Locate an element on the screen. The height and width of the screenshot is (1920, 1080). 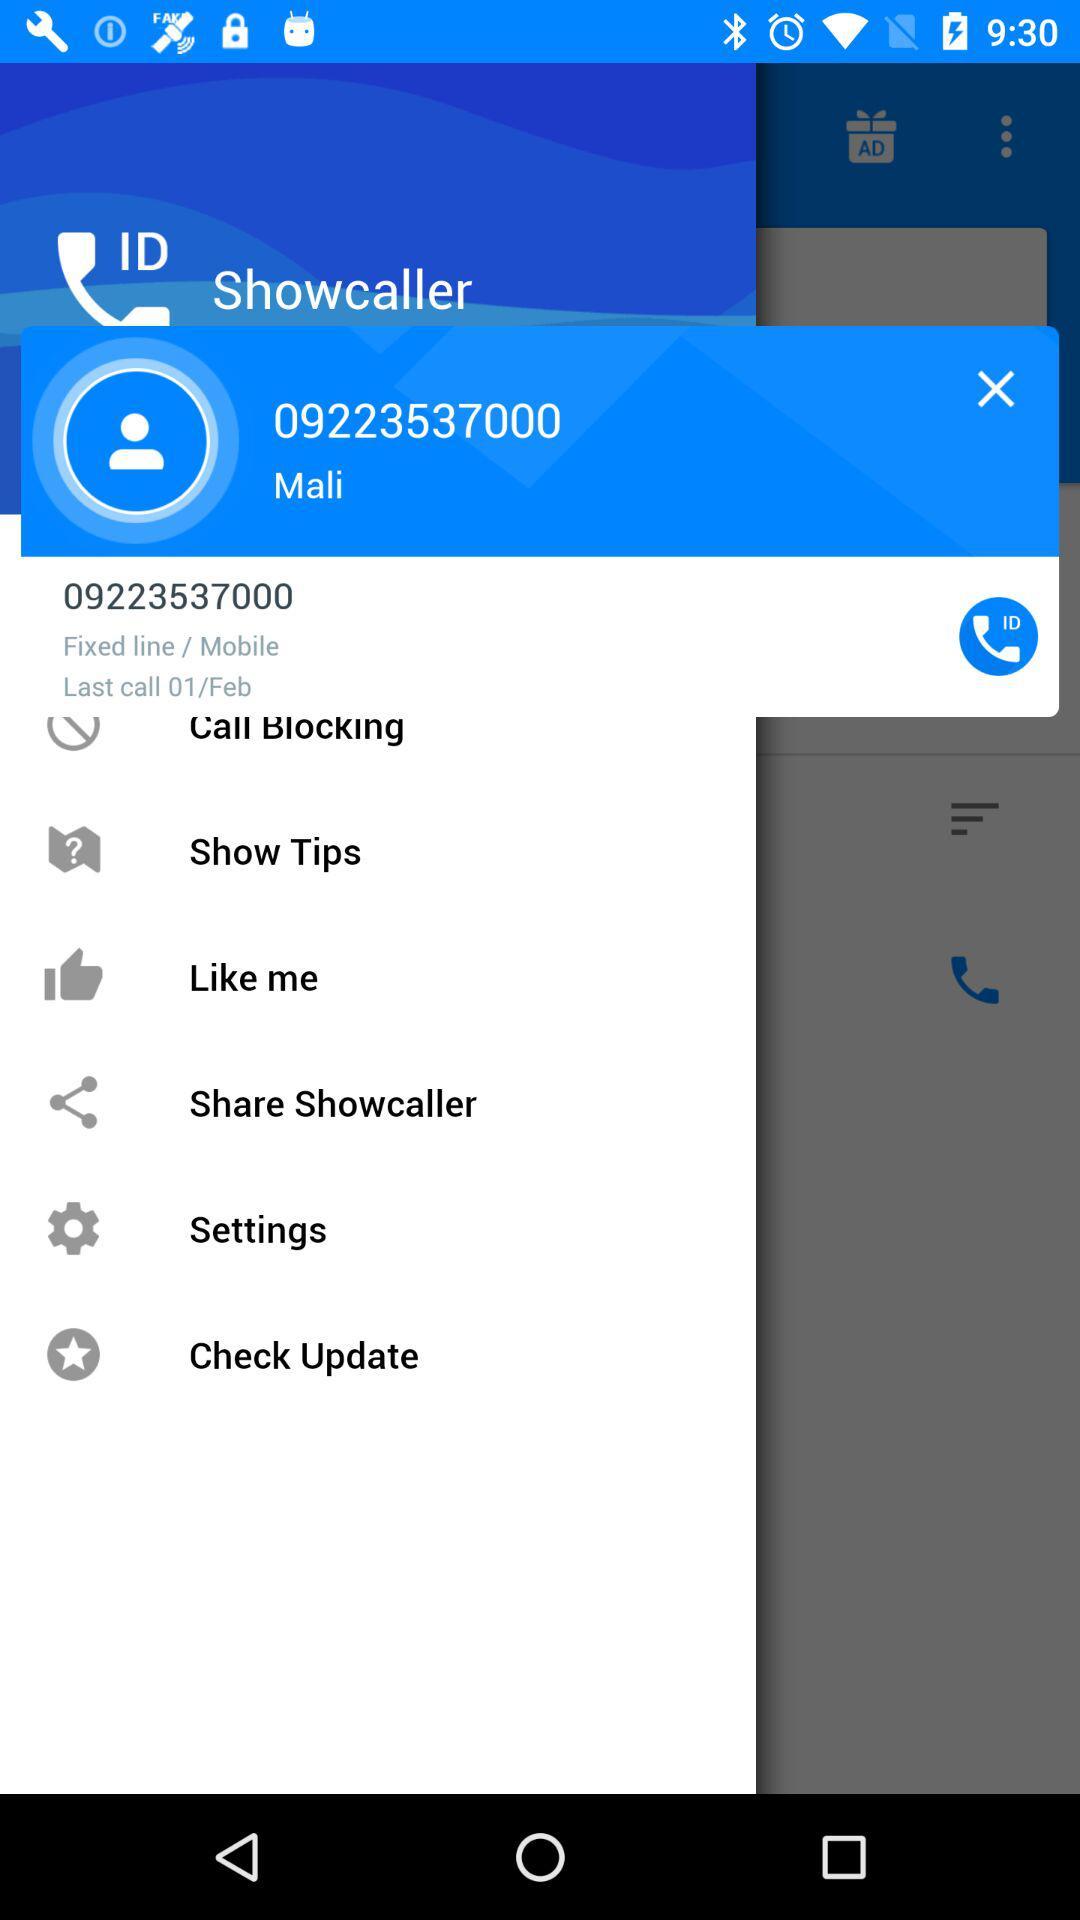
the gift icon is located at coordinates (869, 135).